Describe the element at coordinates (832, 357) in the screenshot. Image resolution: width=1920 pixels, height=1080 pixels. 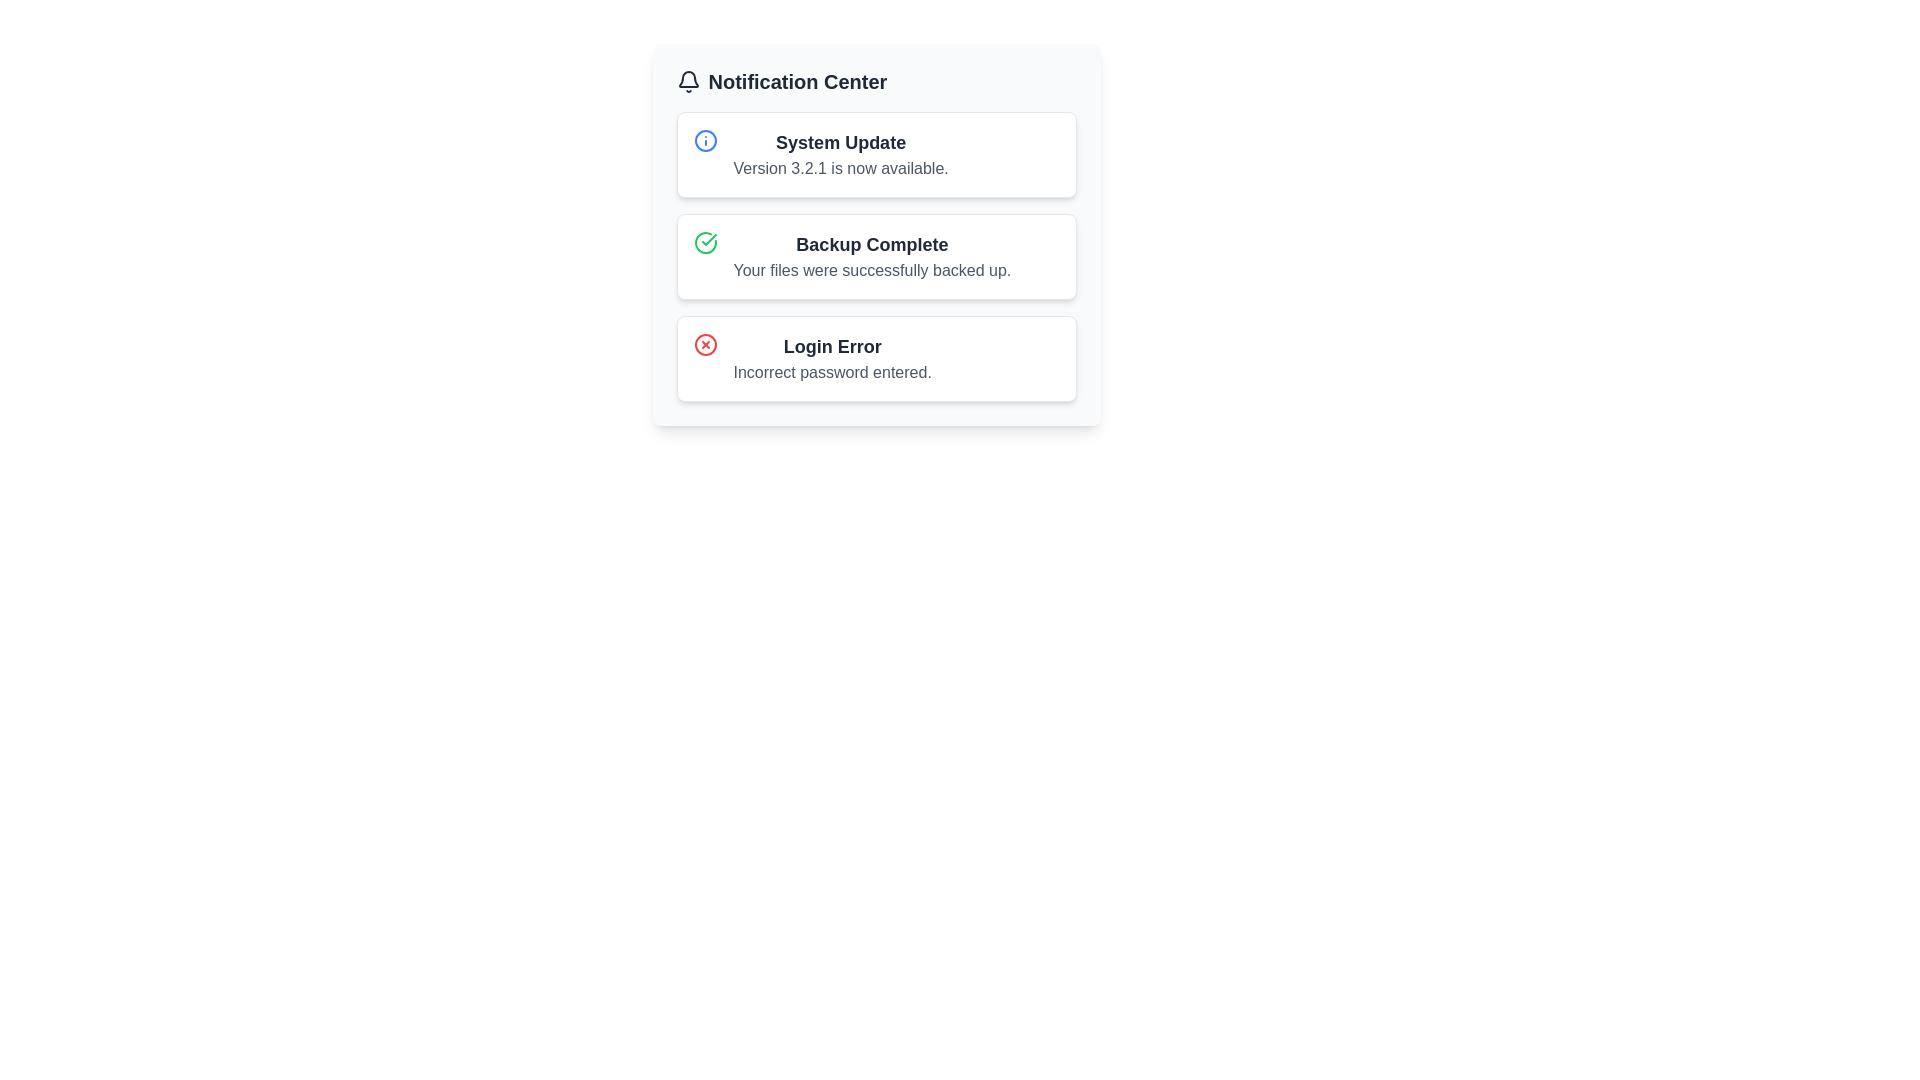
I see `notification content displayed in the text block indicating a failed login attempt, which is positioned below the 'Backup Complete' notification in the vertical list` at that location.